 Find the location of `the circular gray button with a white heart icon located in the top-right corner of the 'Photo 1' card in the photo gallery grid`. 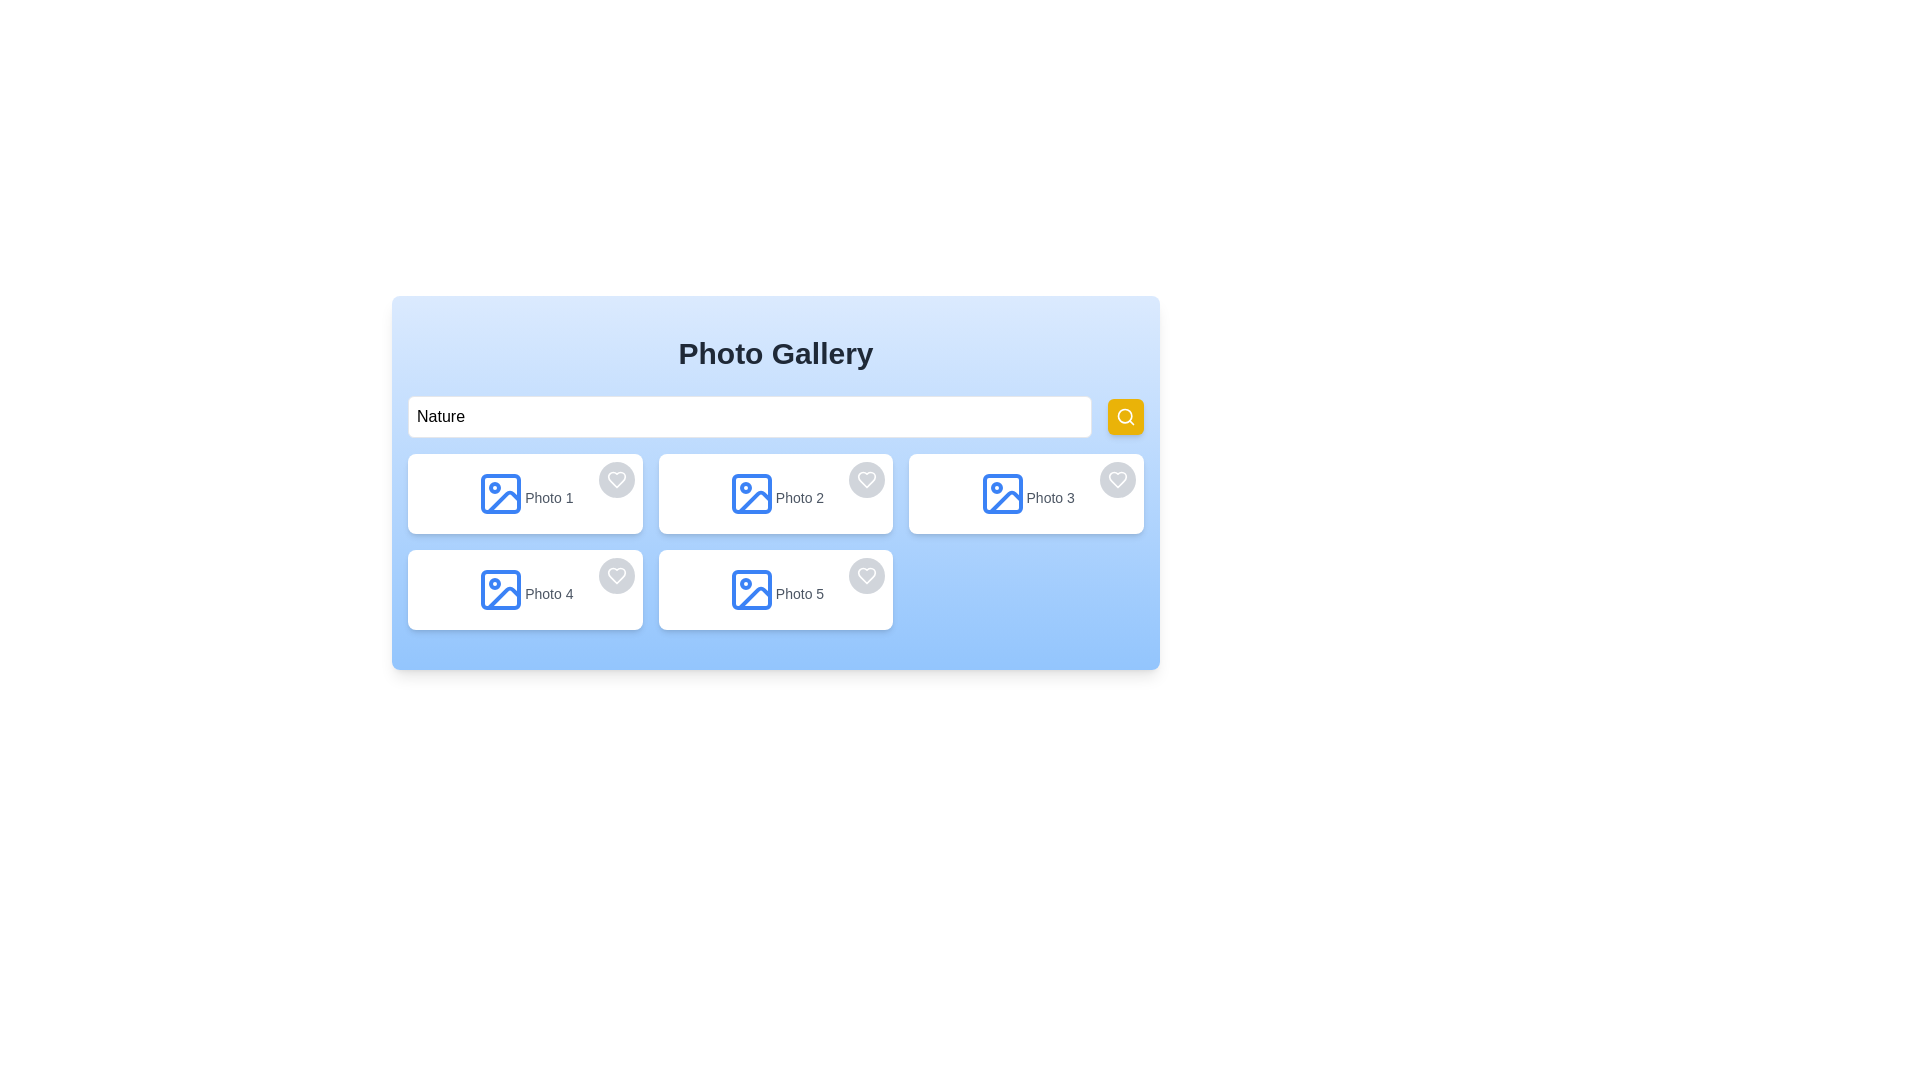

the circular gray button with a white heart icon located in the top-right corner of the 'Photo 1' card in the photo gallery grid is located at coordinates (615, 479).